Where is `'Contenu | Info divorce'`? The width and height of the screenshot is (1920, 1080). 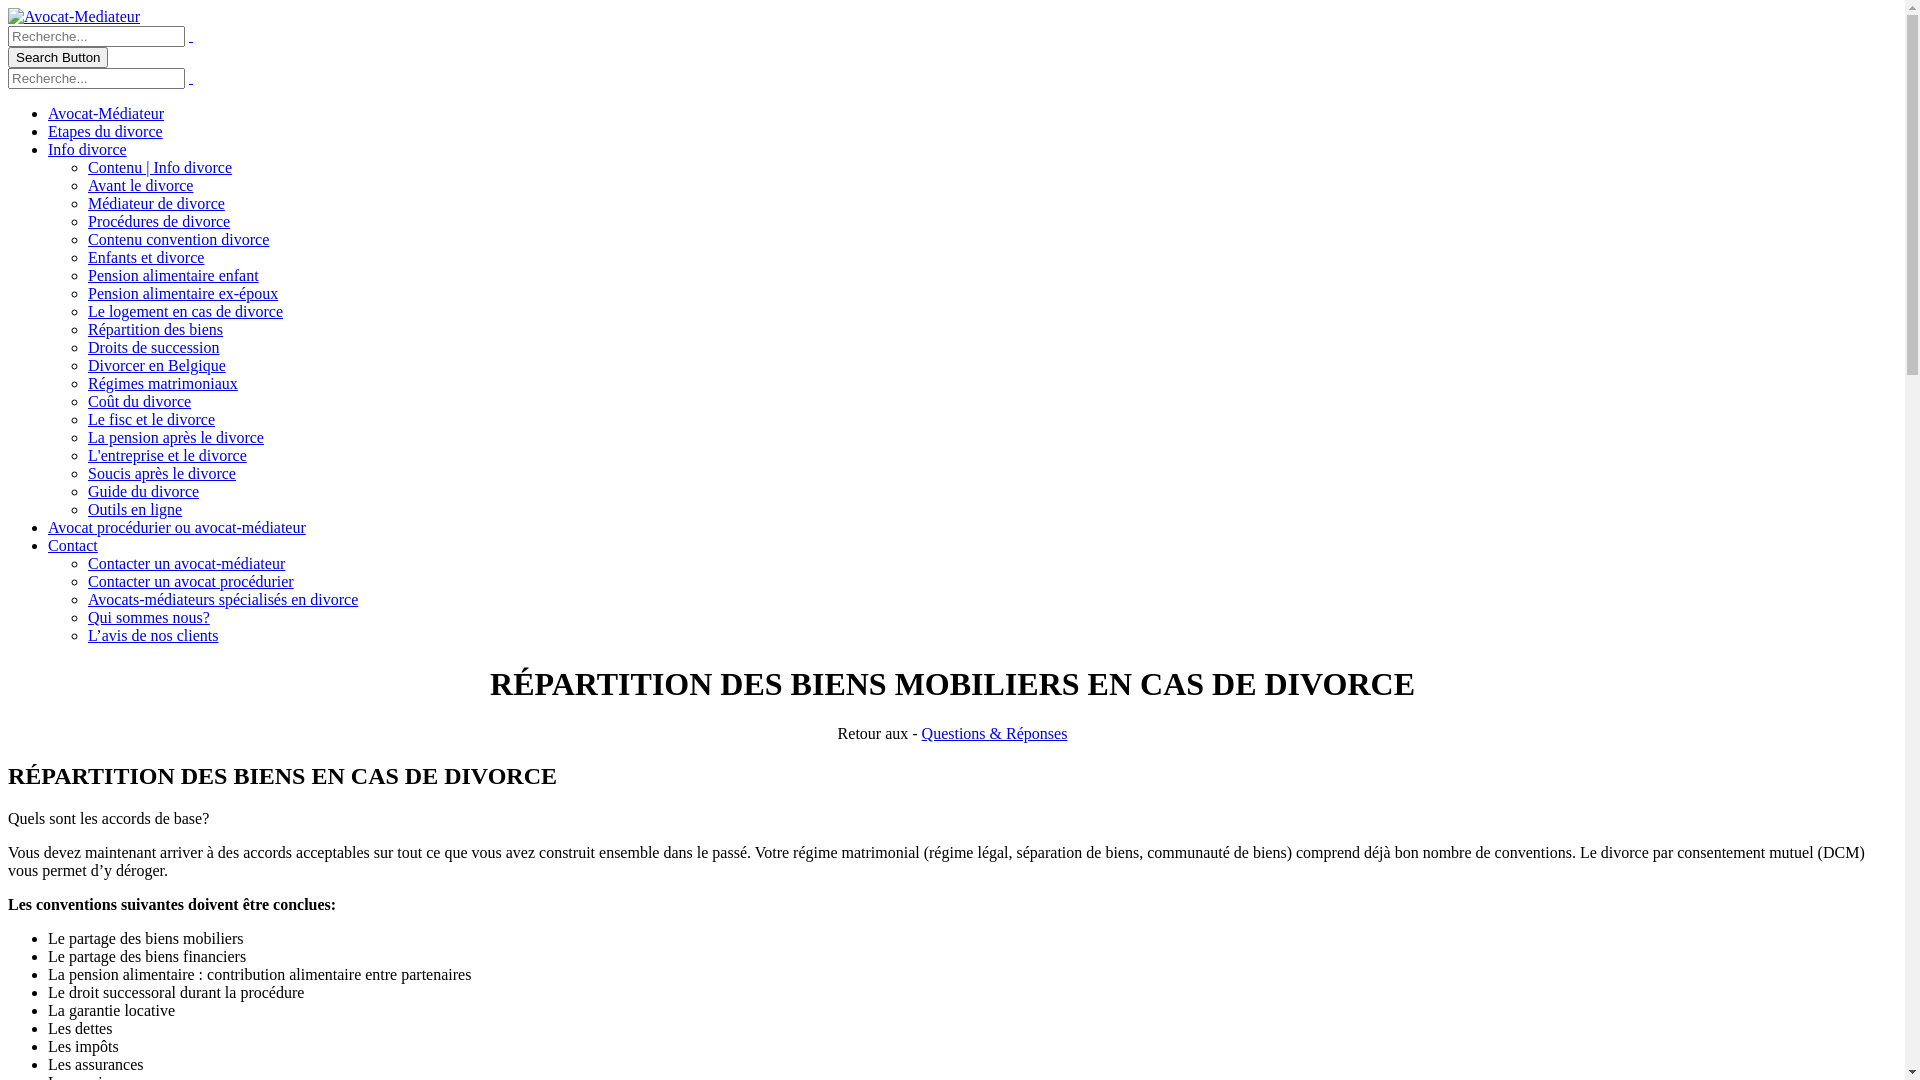
'Contenu | Info divorce' is located at coordinates (158, 166).